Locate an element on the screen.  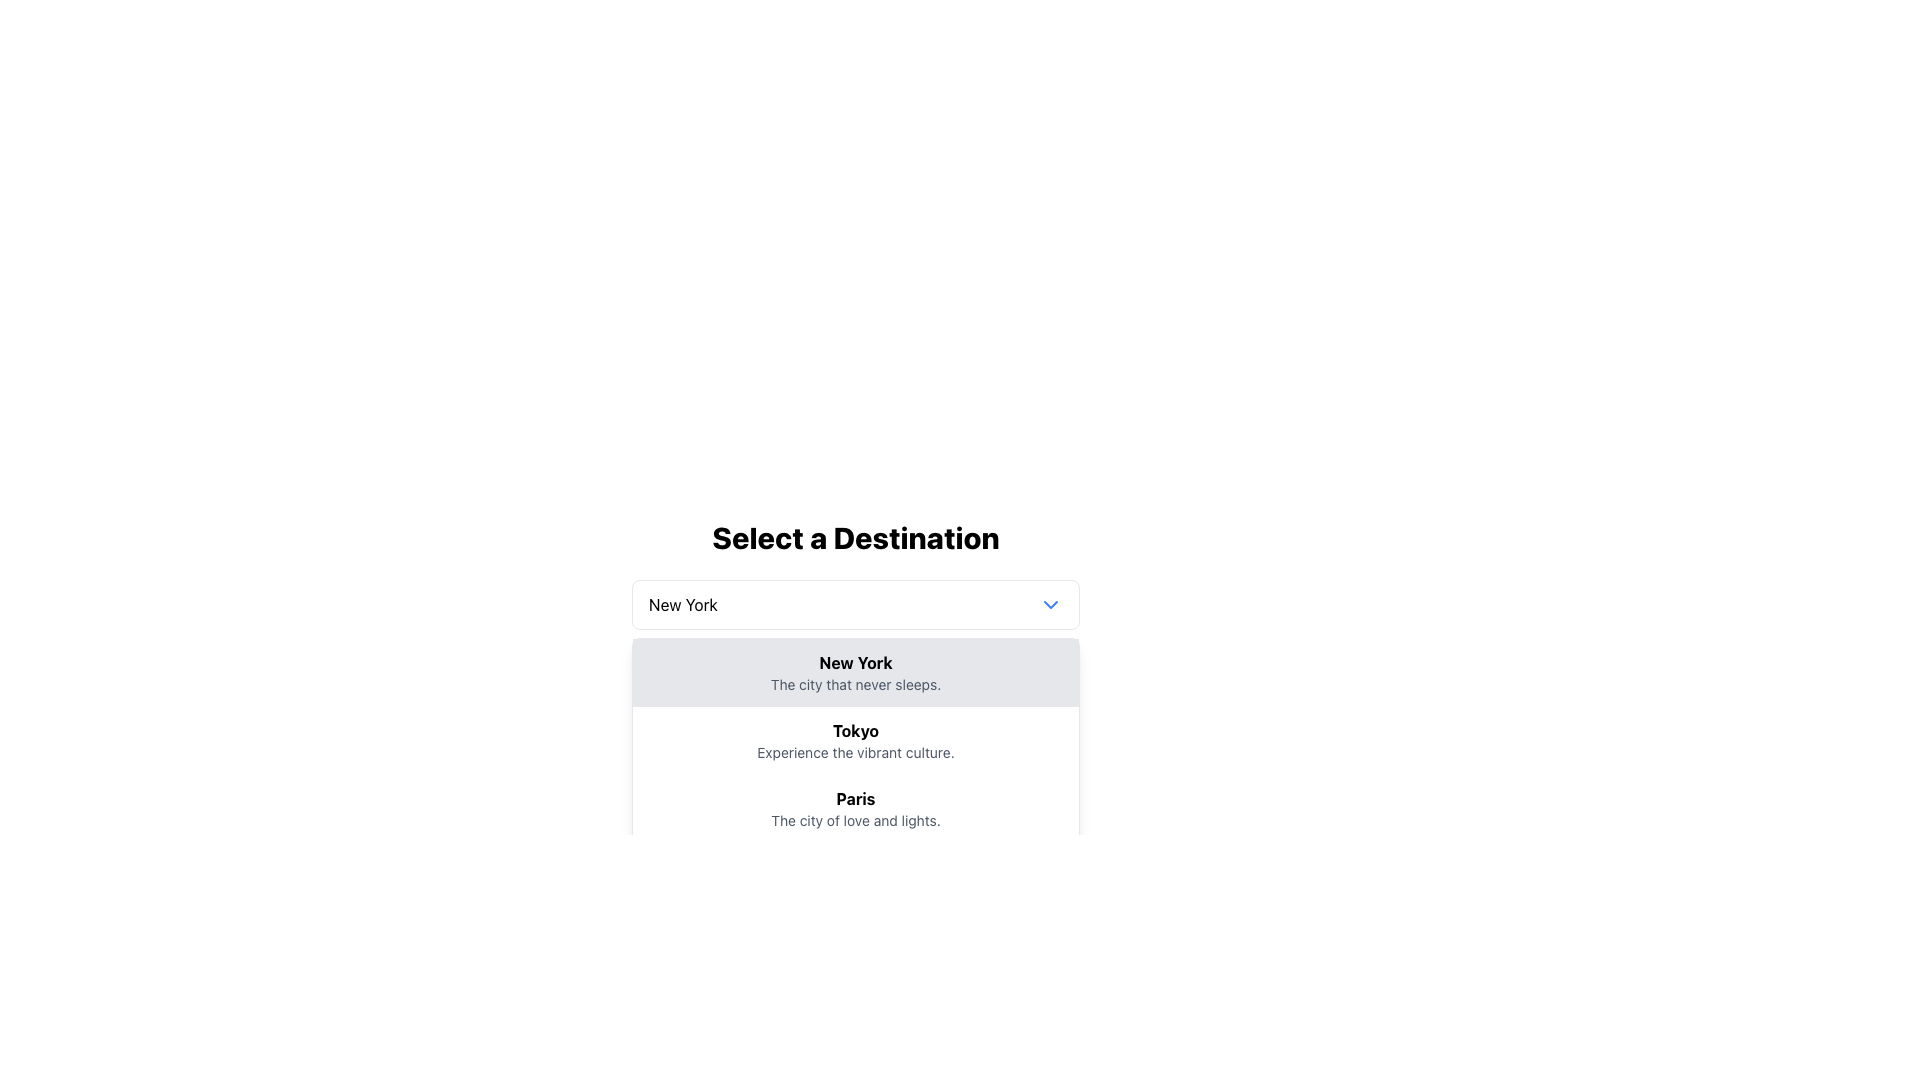
the Display Label that shows 'Selected: New York', which has a gray background and is located below the title 'Select a Destination' is located at coordinates (855, 681).